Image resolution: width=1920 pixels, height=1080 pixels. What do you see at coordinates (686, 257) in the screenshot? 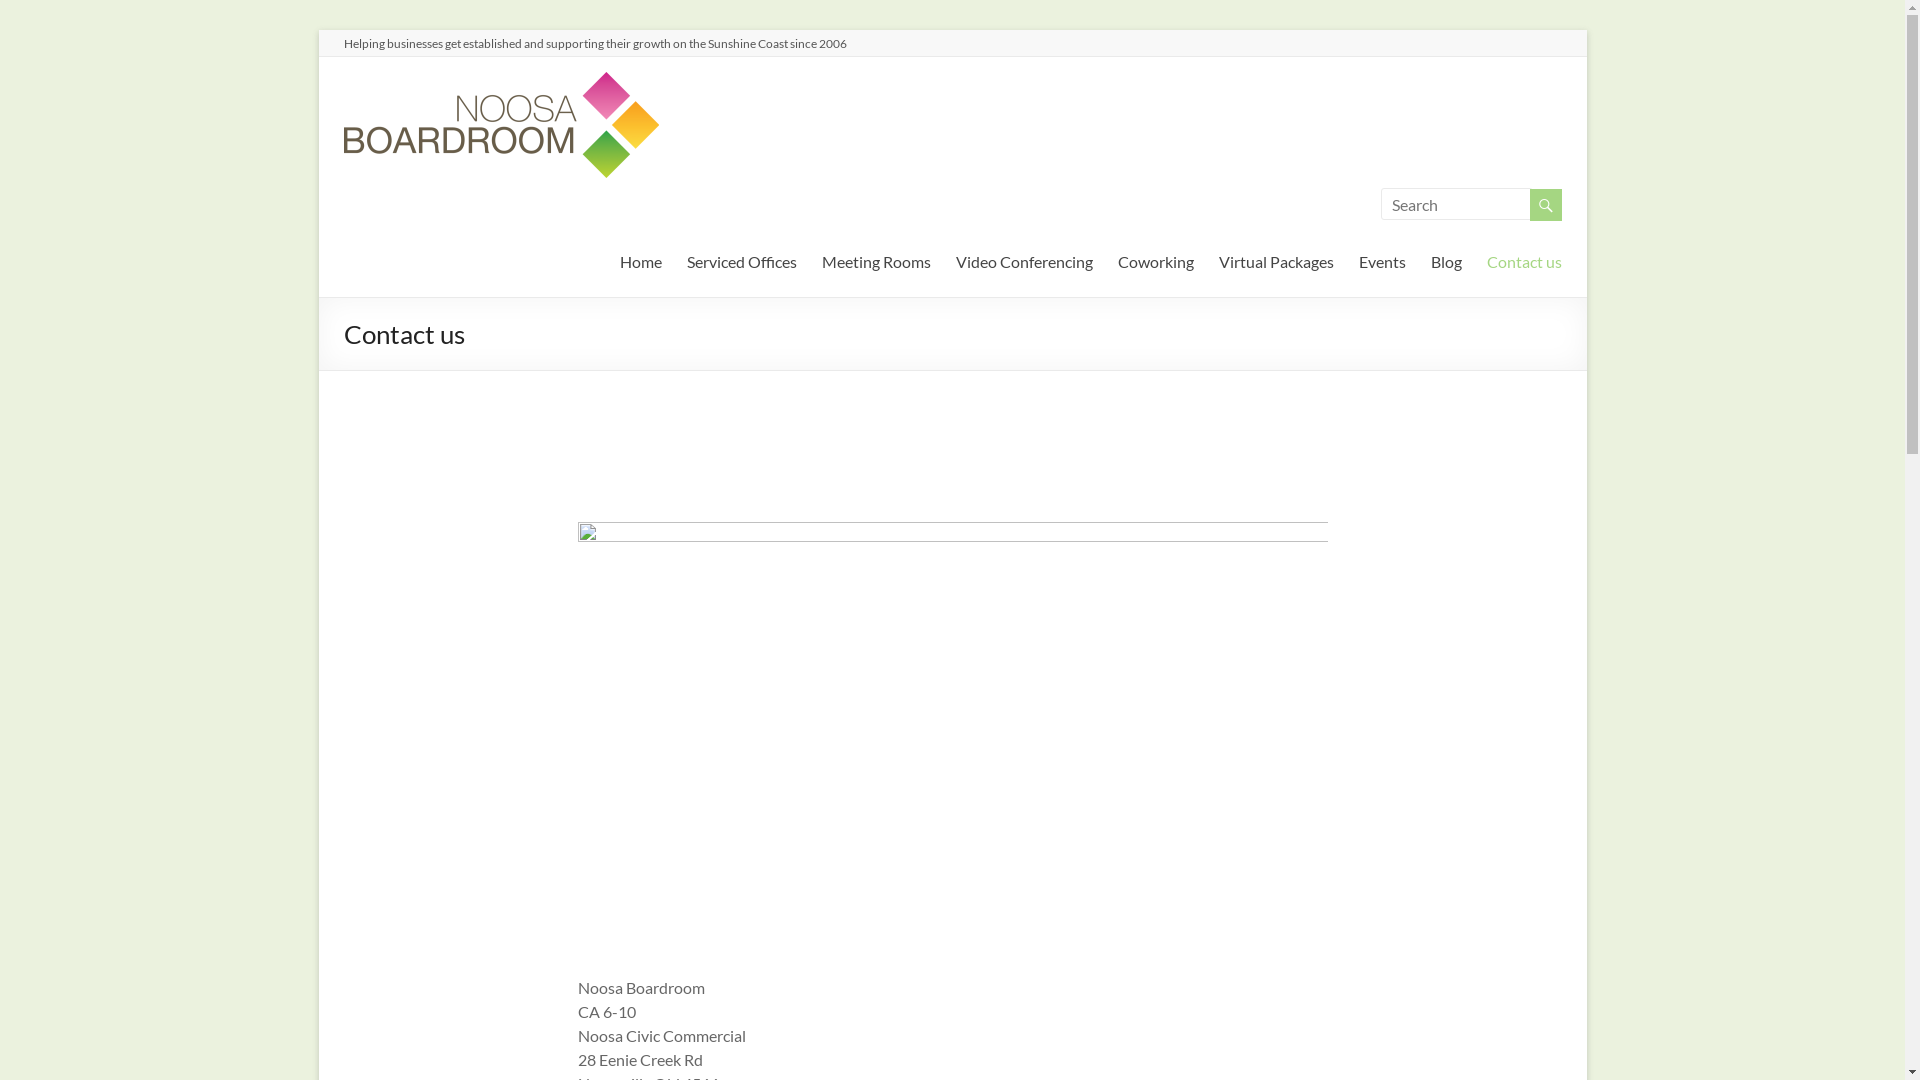
I see `'Serviced Offices'` at bounding box center [686, 257].